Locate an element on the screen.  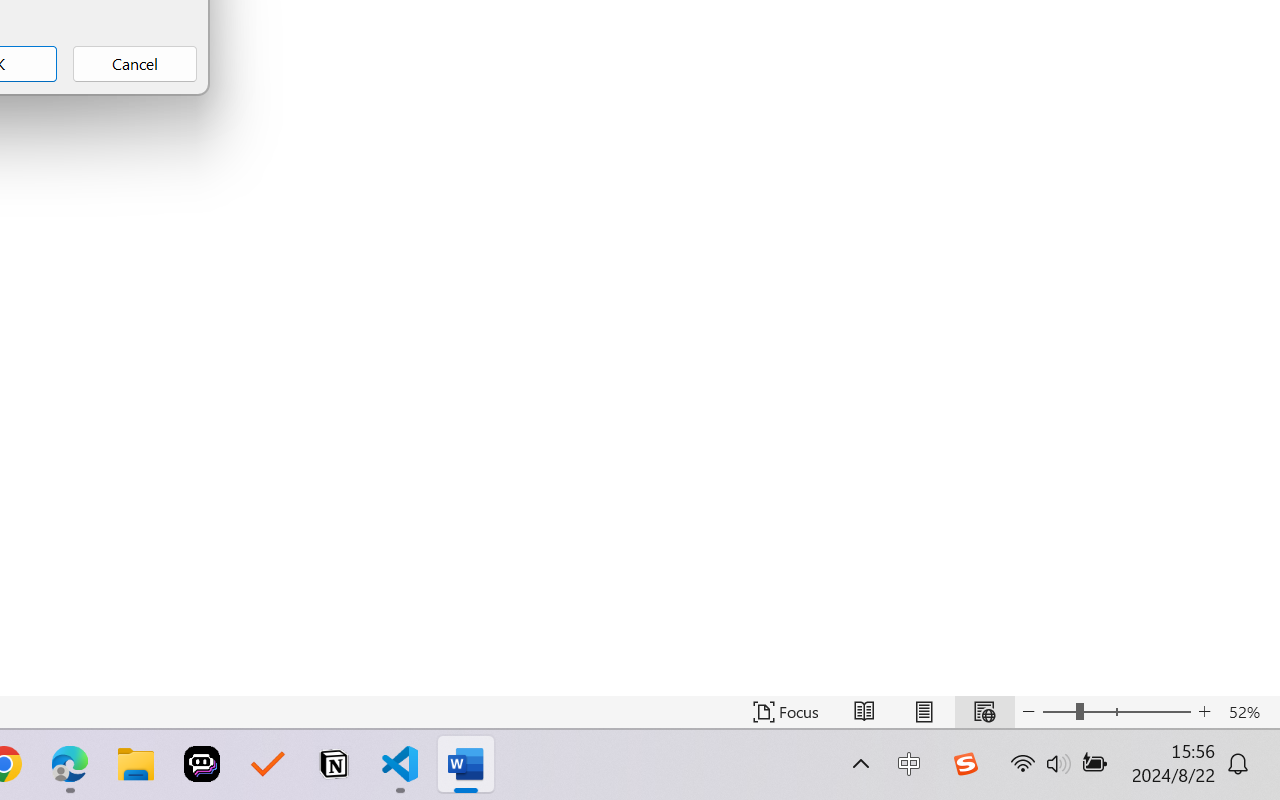
'Focus ' is located at coordinates (785, 711).